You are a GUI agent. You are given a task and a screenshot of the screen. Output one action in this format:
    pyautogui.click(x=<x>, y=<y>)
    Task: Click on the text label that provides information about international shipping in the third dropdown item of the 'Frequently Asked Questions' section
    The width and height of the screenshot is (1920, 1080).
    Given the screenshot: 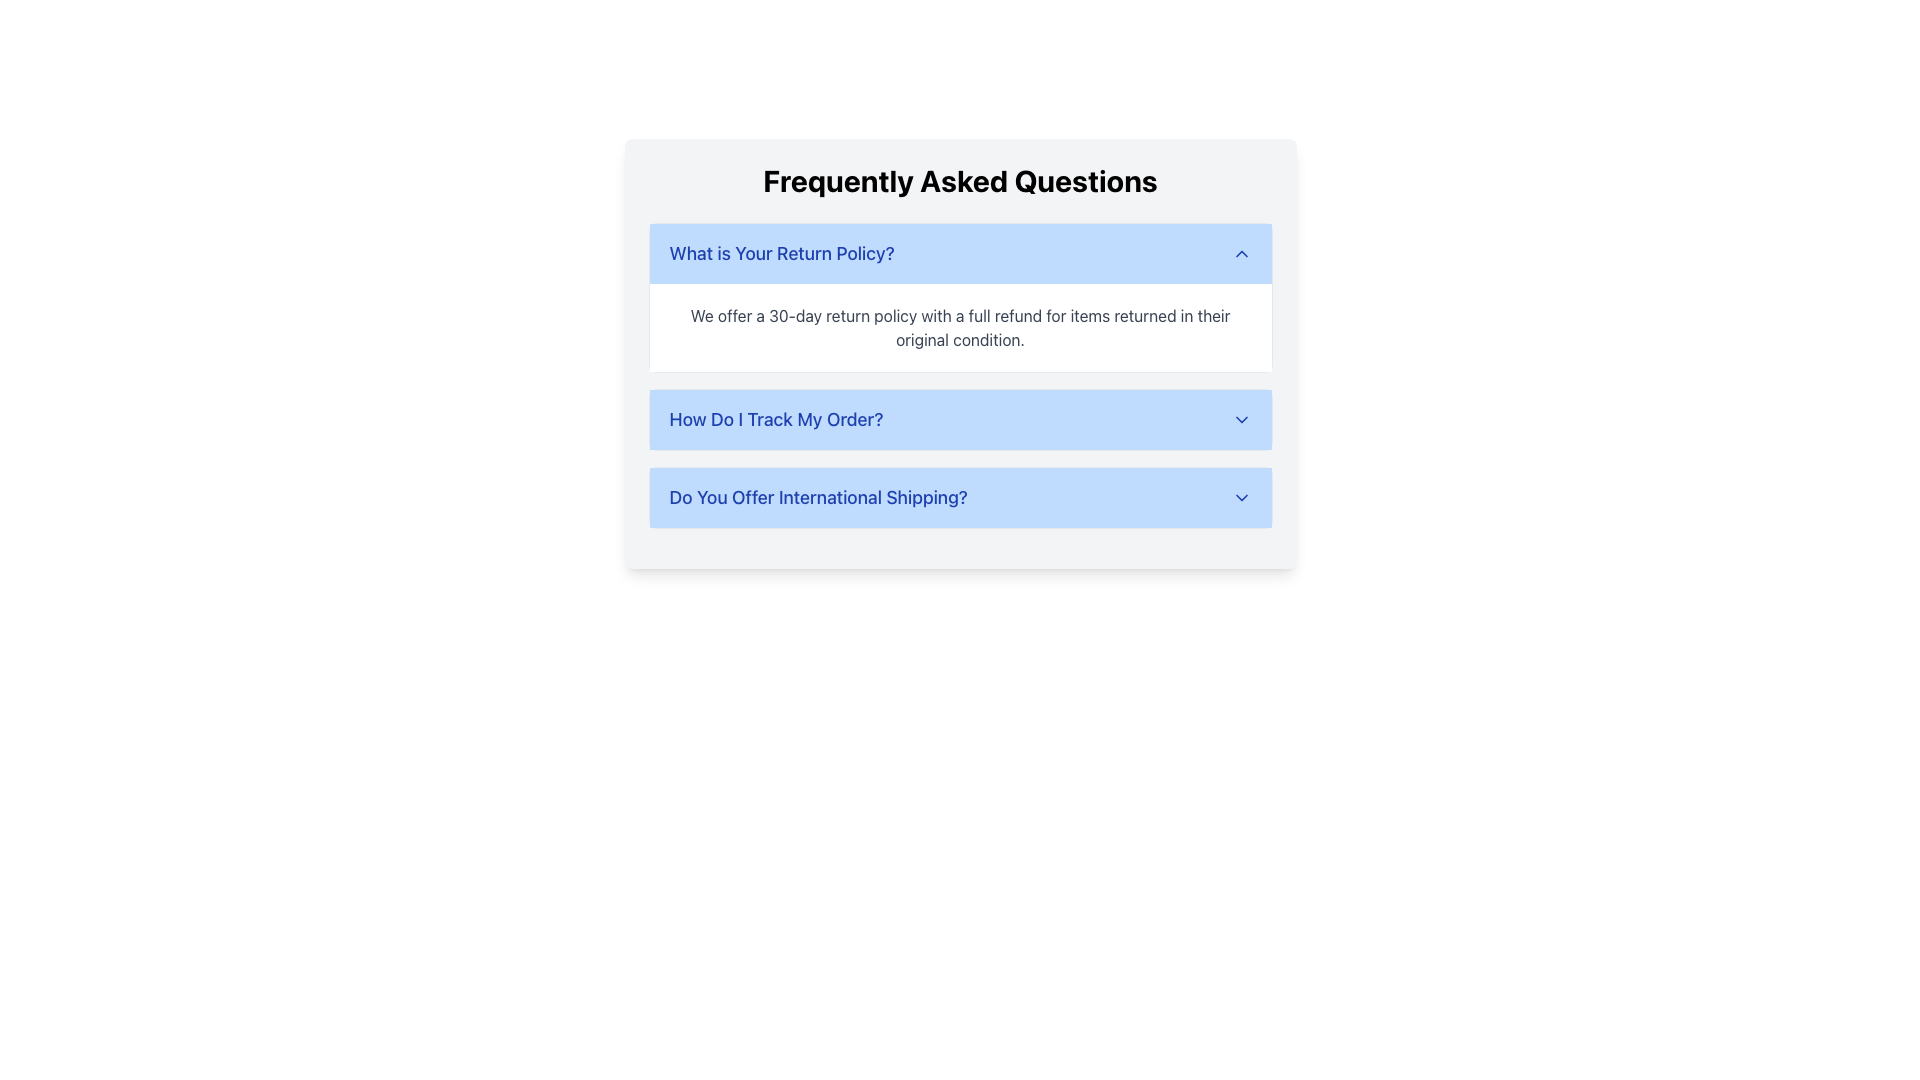 What is the action you would take?
    pyautogui.click(x=818, y=496)
    